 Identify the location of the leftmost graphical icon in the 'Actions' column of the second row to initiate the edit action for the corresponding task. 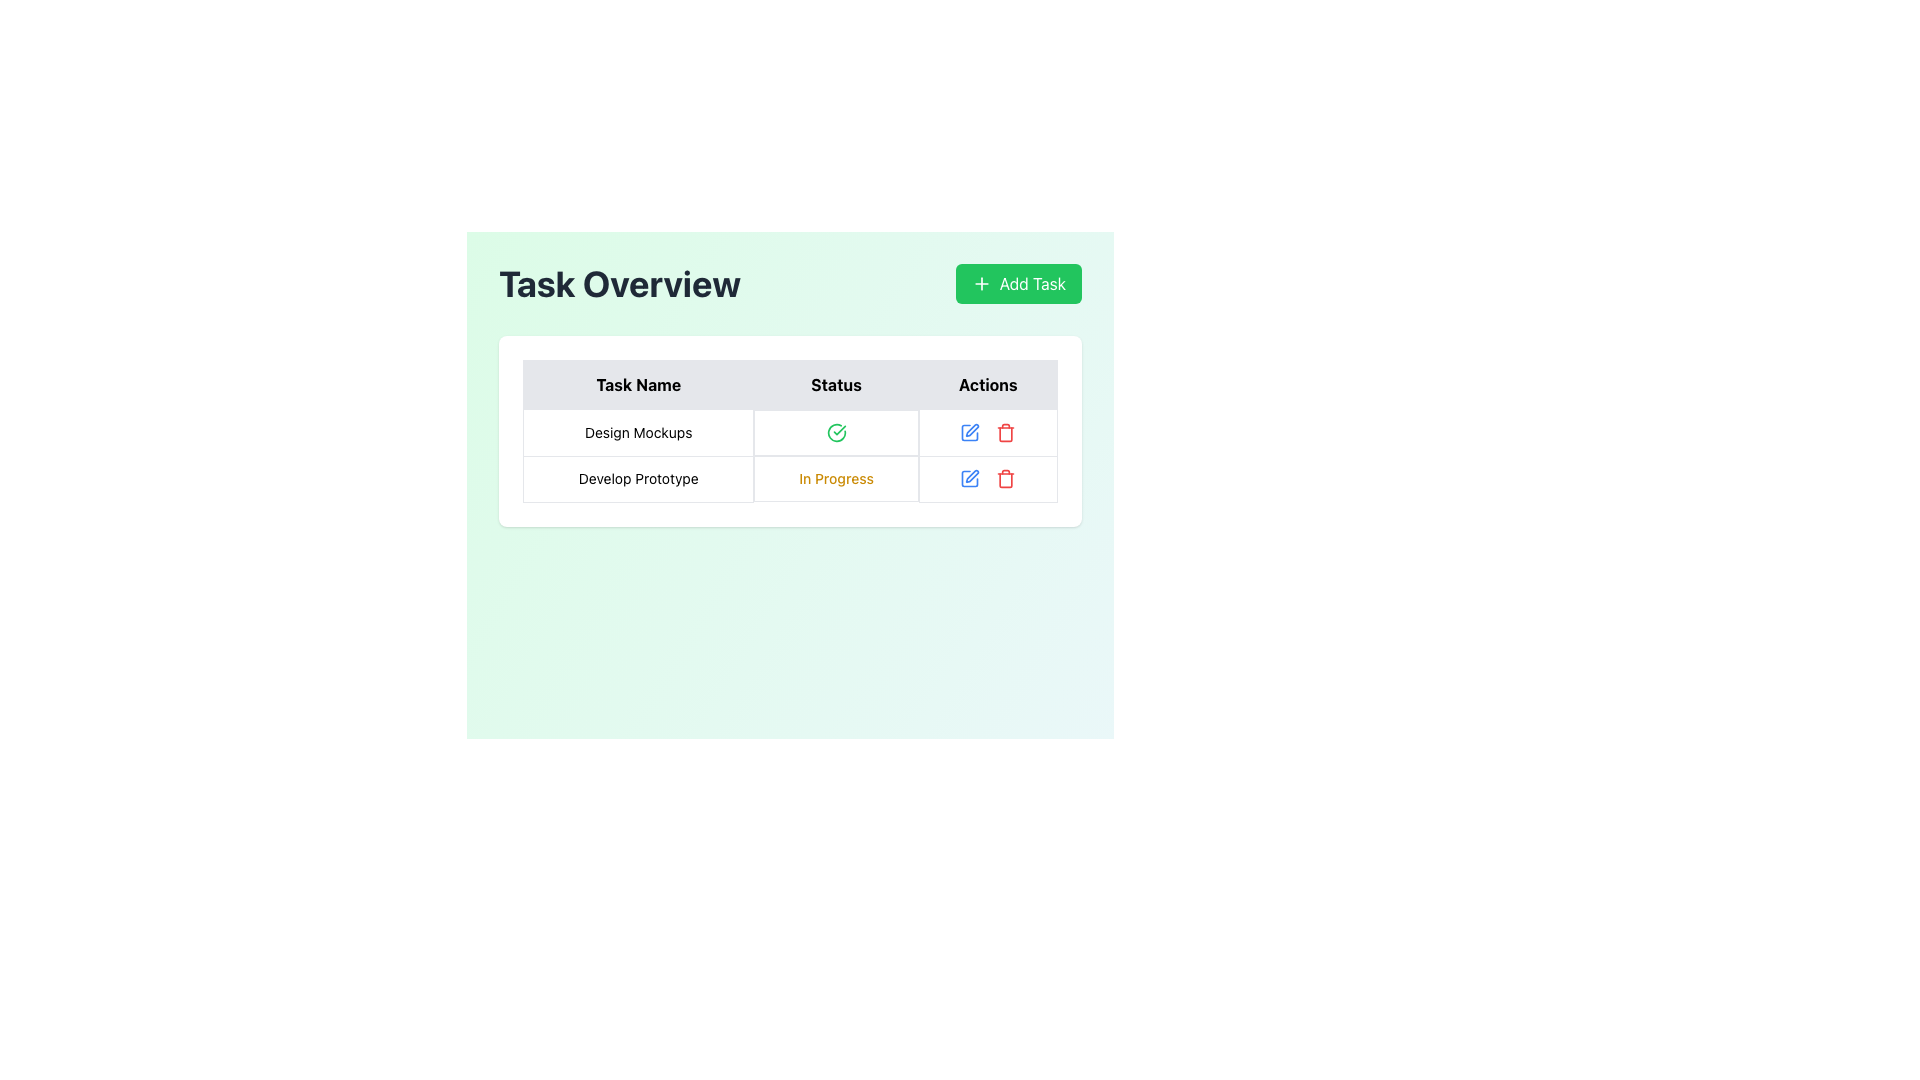
(970, 478).